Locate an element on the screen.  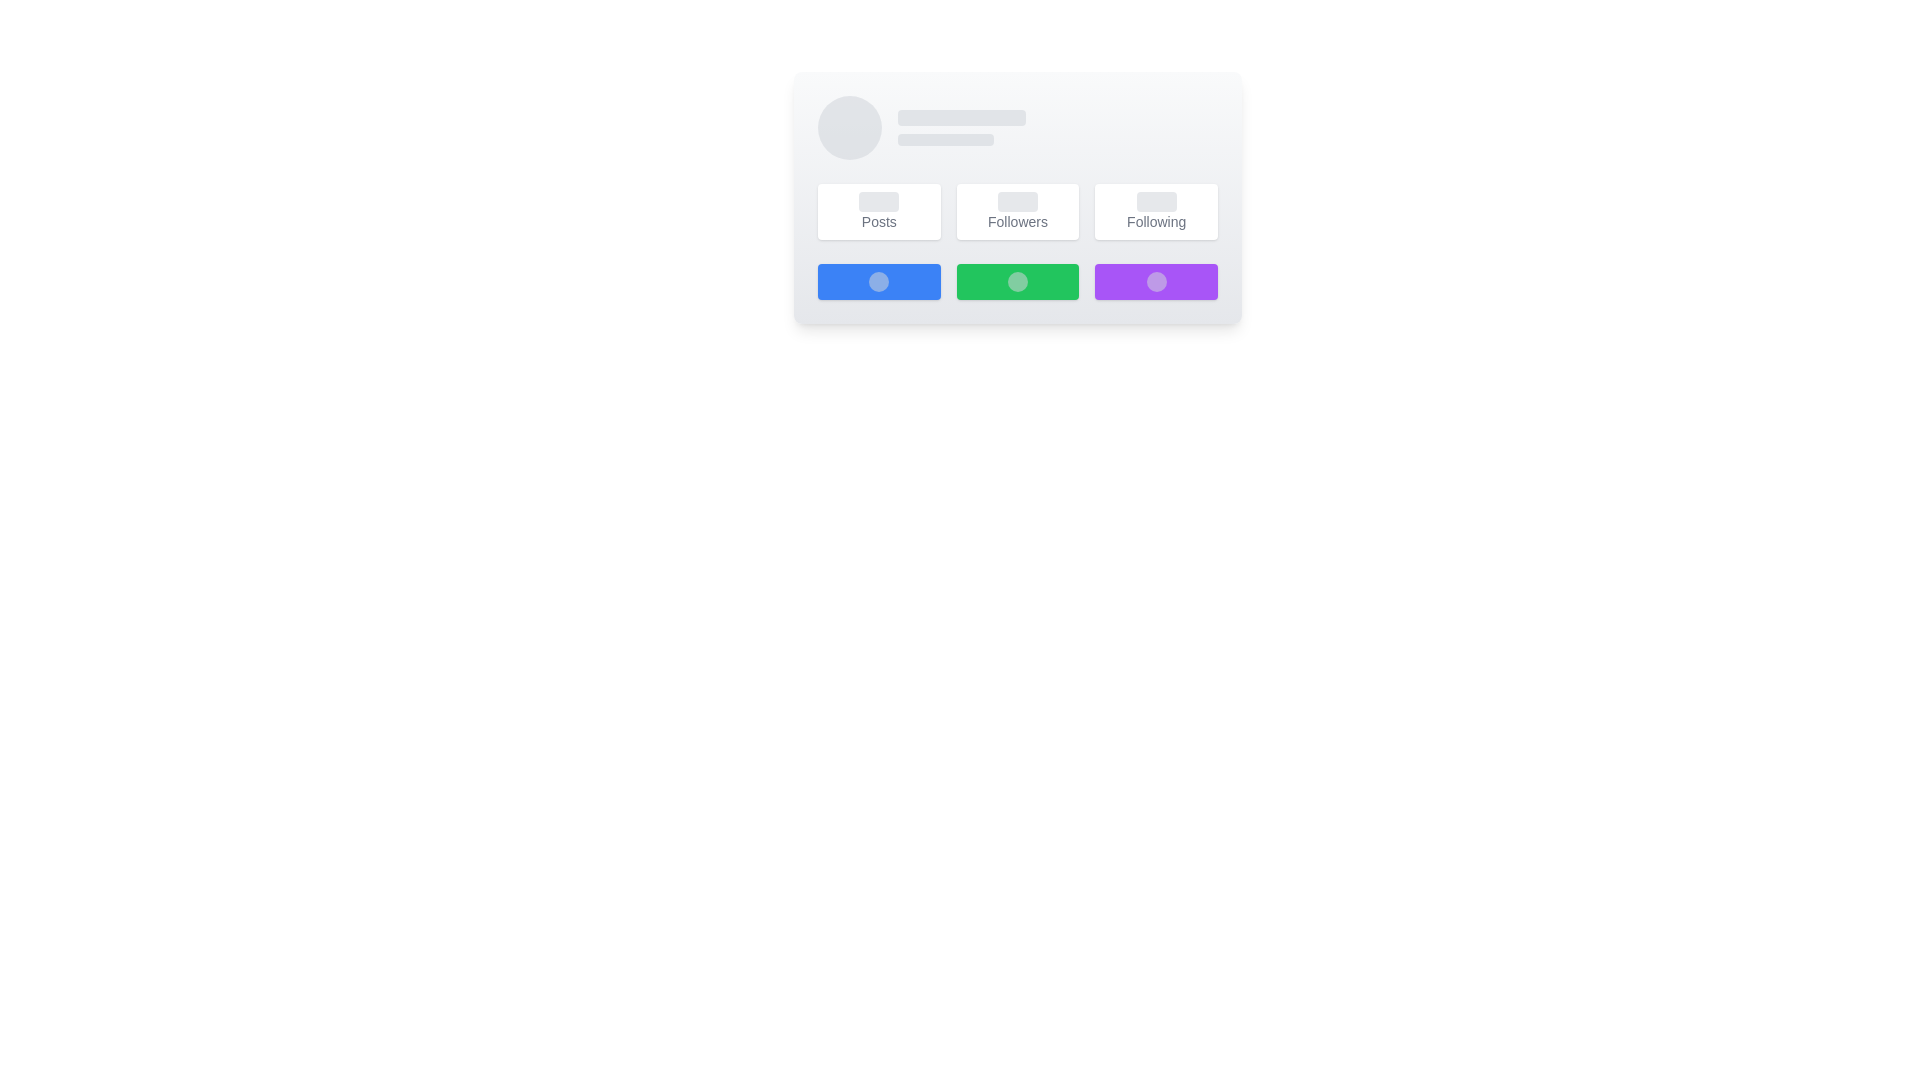
the third button in the horizontal group of buttons related to 'Following' is located at coordinates (1156, 281).